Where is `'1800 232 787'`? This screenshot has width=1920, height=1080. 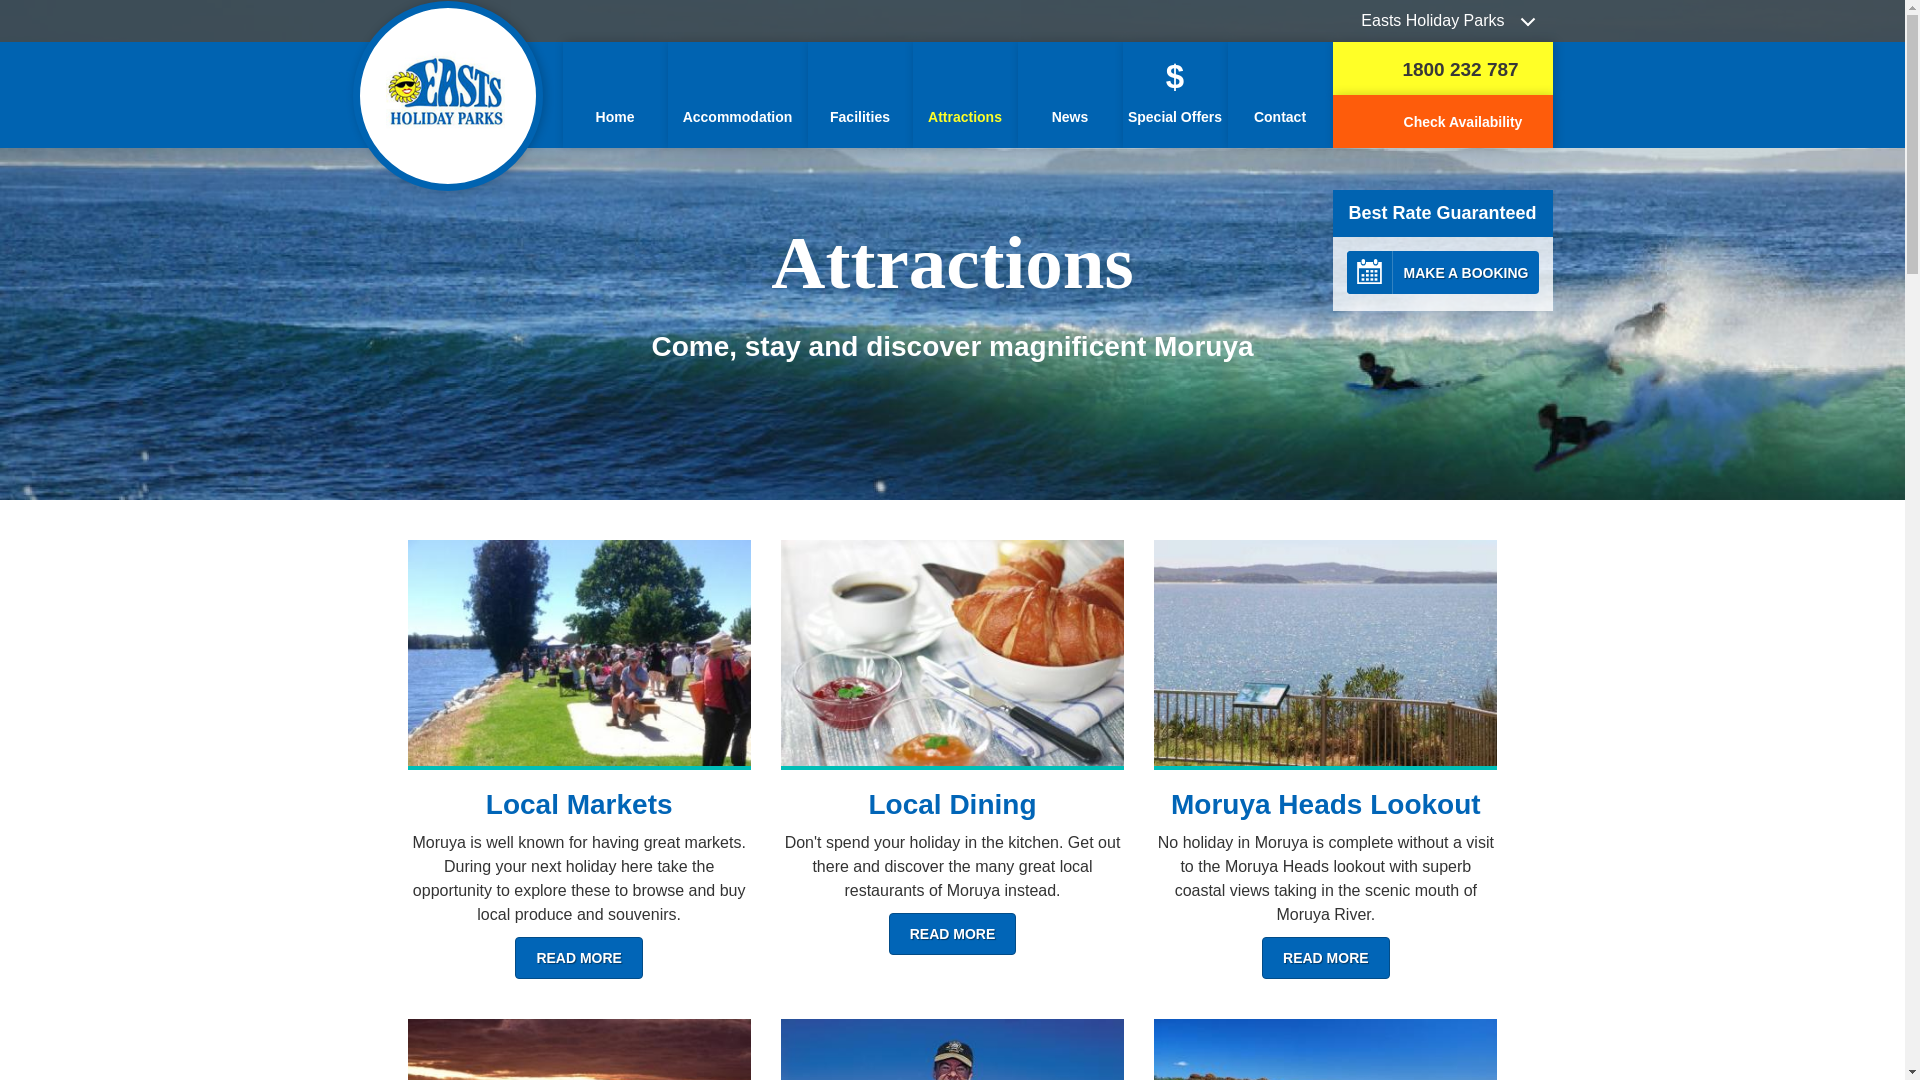 '1800 232 787' is located at coordinates (1441, 67).